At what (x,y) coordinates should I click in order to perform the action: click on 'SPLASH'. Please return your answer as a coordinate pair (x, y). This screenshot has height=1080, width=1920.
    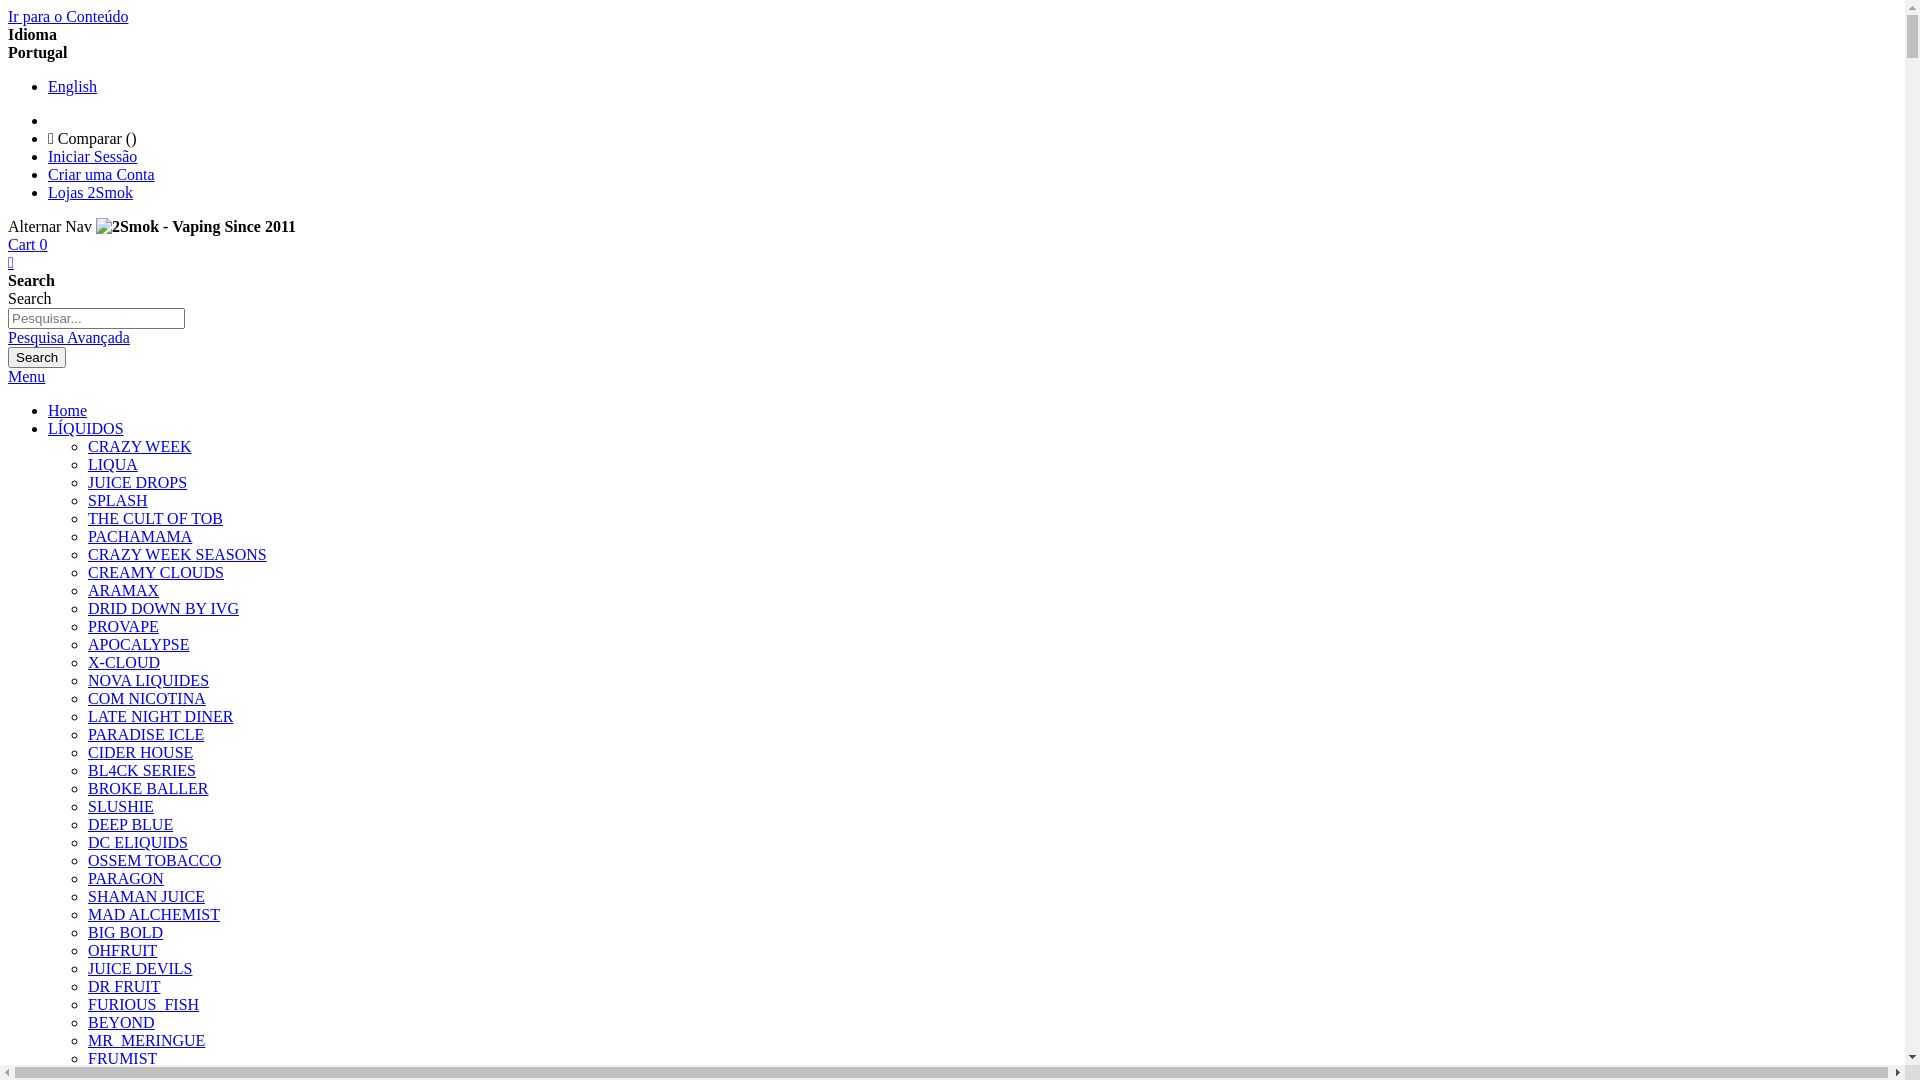
    Looking at the image, I should click on (86, 499).